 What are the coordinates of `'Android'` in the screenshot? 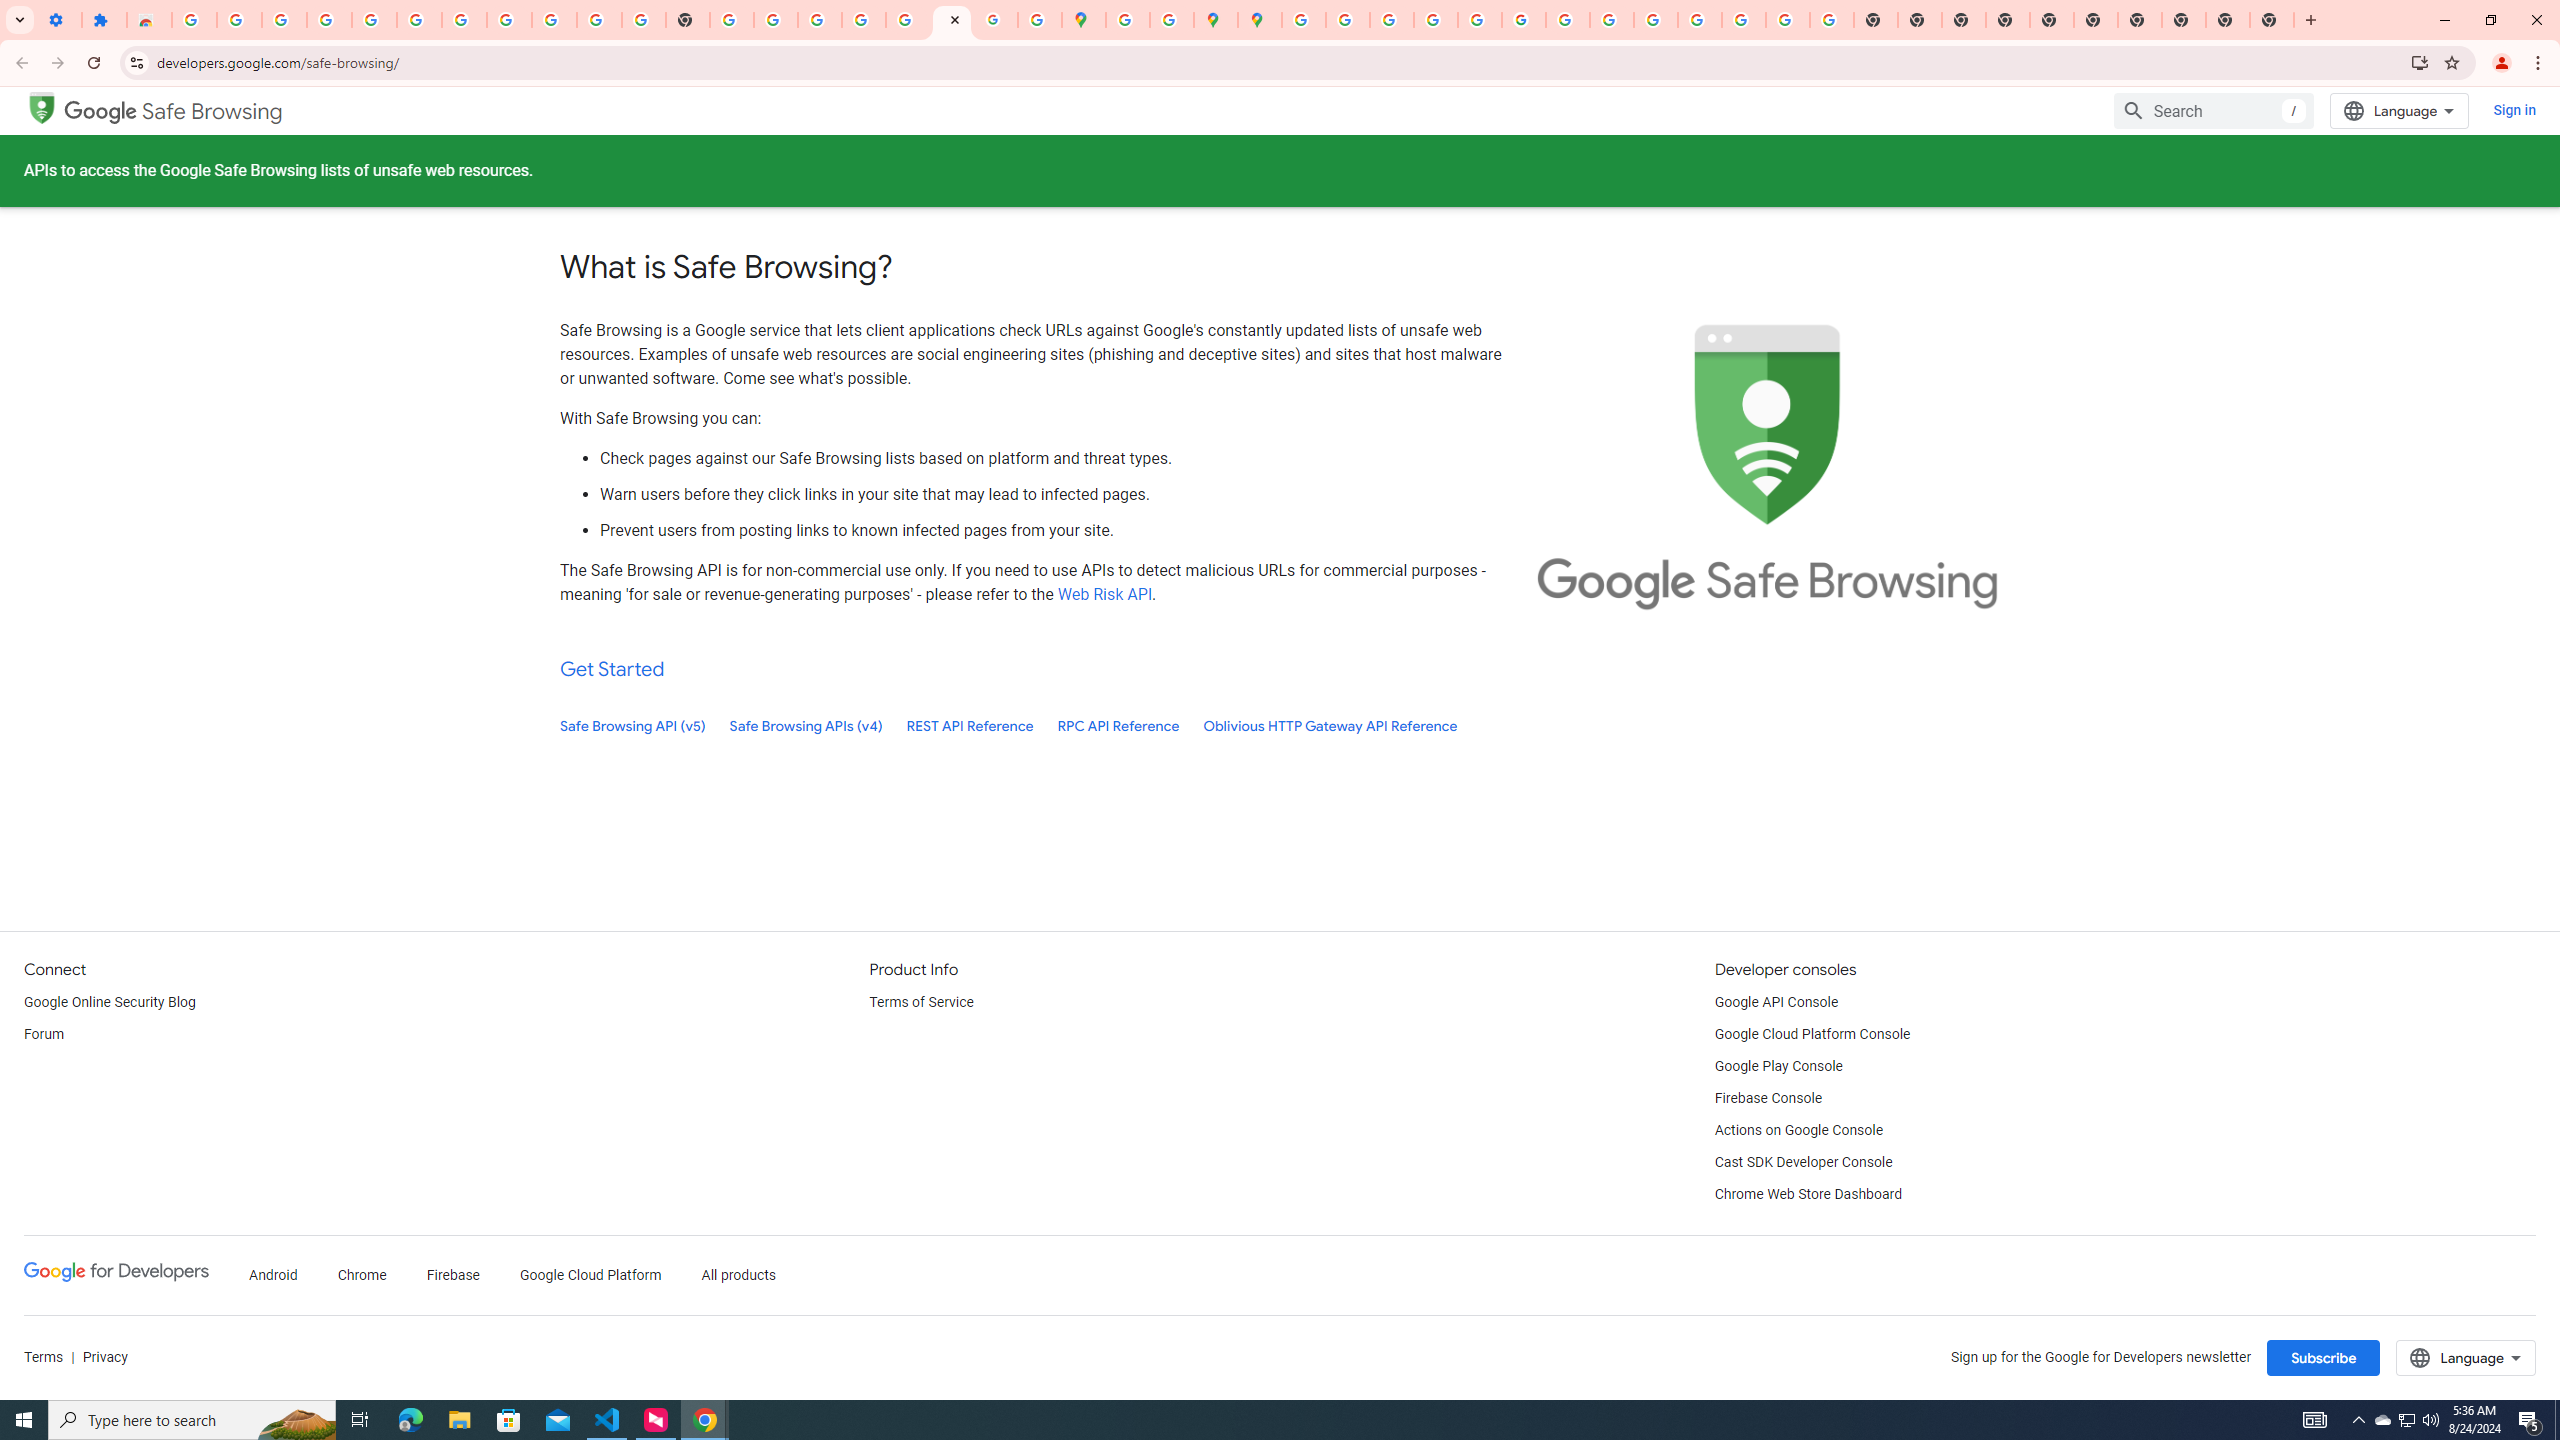 It's located at (272, 1275).